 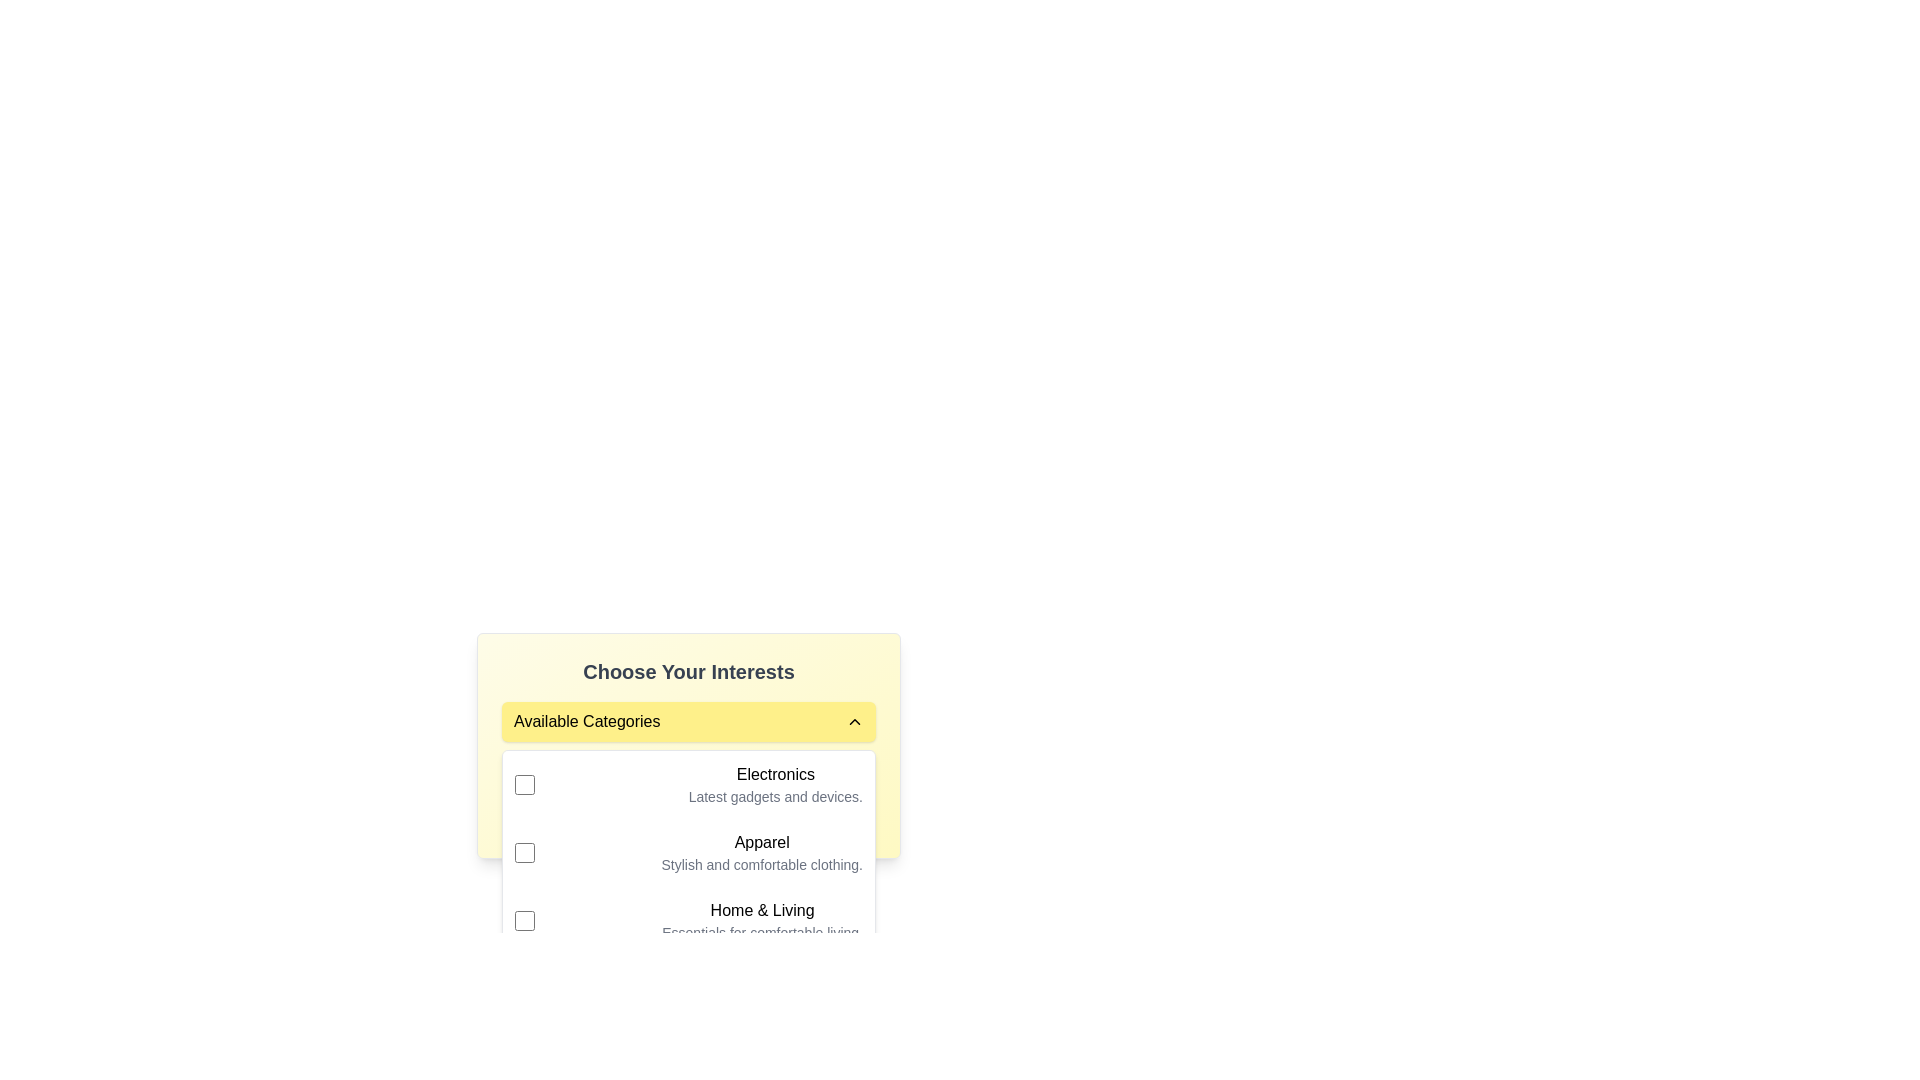 What do you see at coordinates (689, 812) in the screenshot?
I see `the text that reads 'No categories selected'` at bounding box center [689, 812].